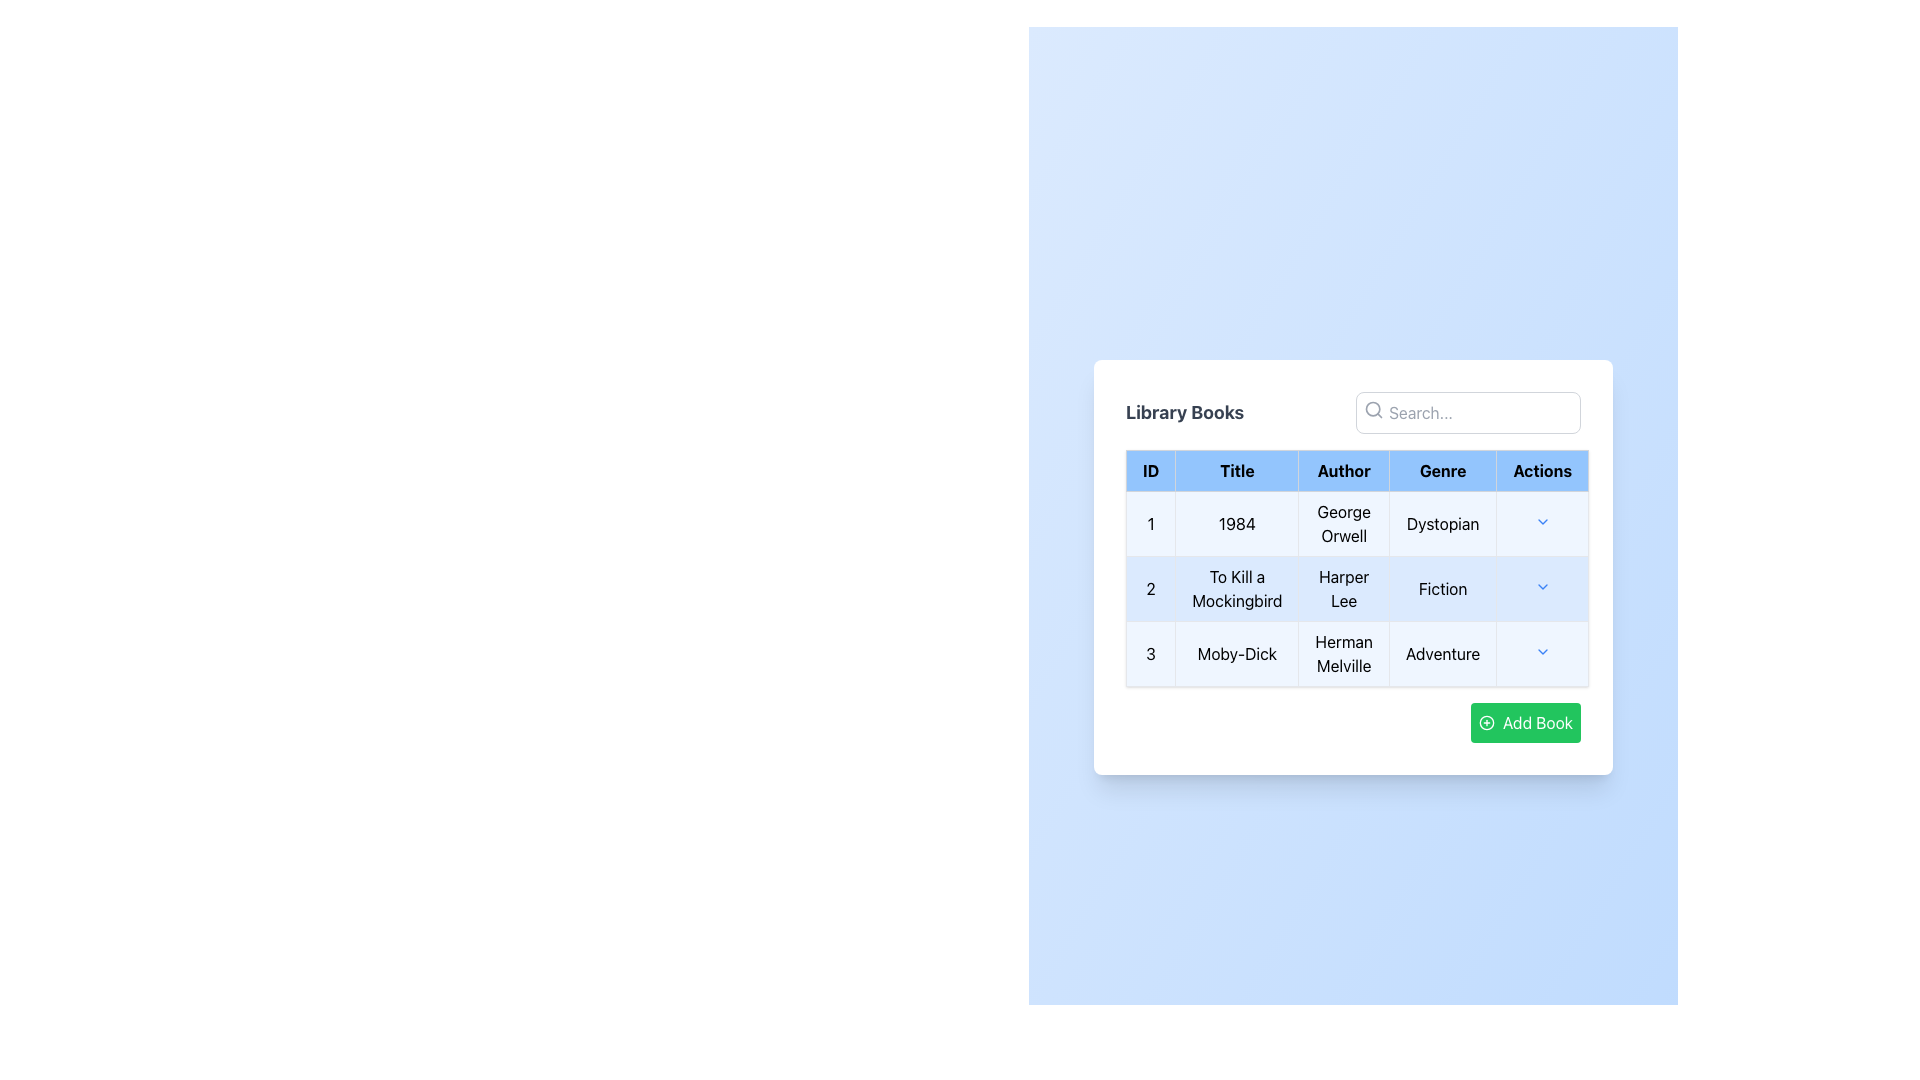  Describe the element at coordinates (1443, 587) in the screenshot. I see `the static text label displaying 'Fiction' located in the 'Genre' column of the table, positioned in the fourth column of the second row` at that location.